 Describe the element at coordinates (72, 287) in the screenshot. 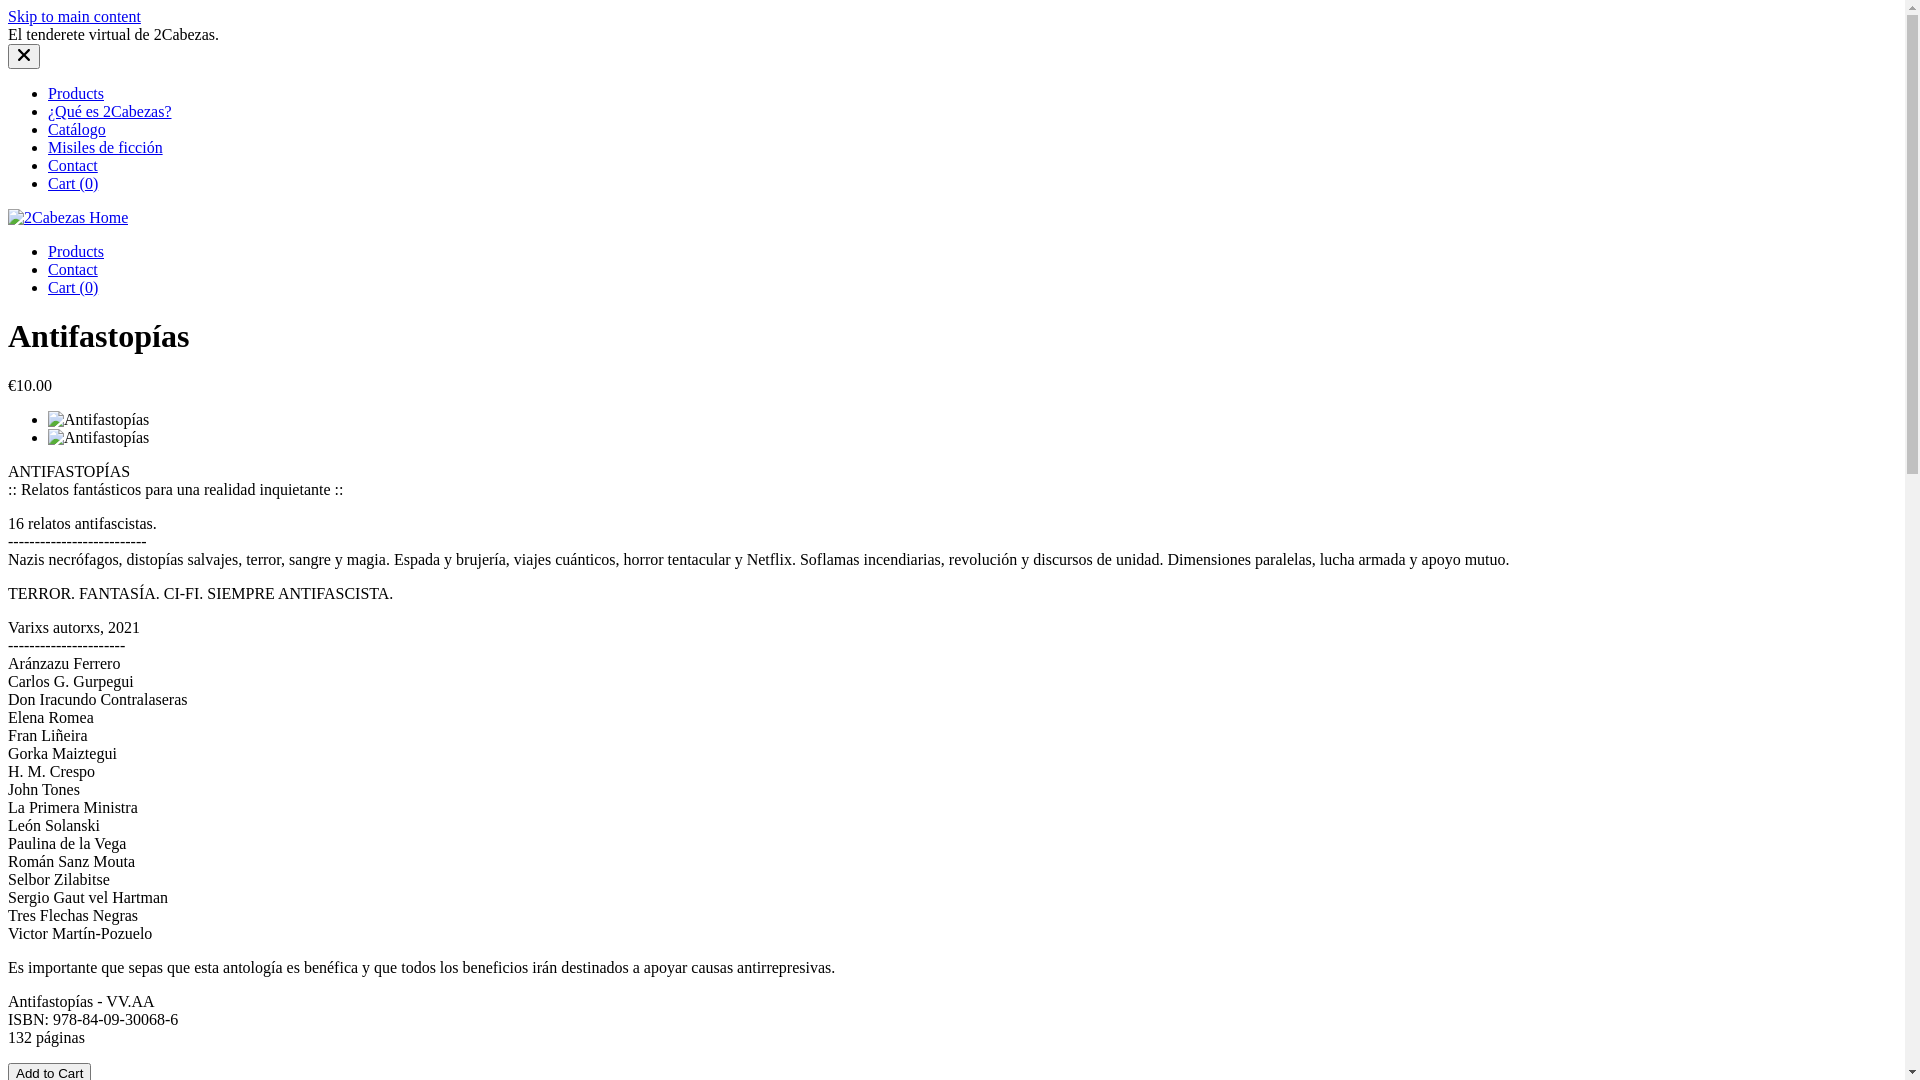

I see `'Cart (0)'` at that location.